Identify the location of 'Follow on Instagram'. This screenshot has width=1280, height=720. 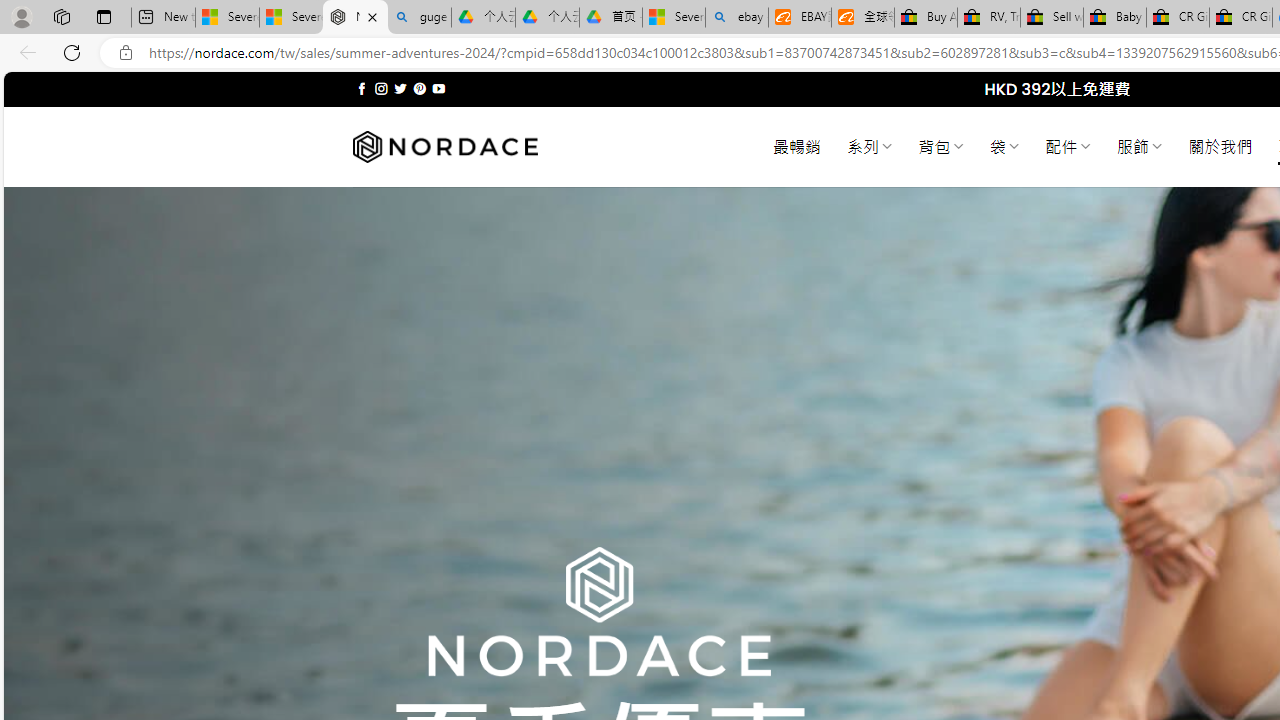
(381, 88).